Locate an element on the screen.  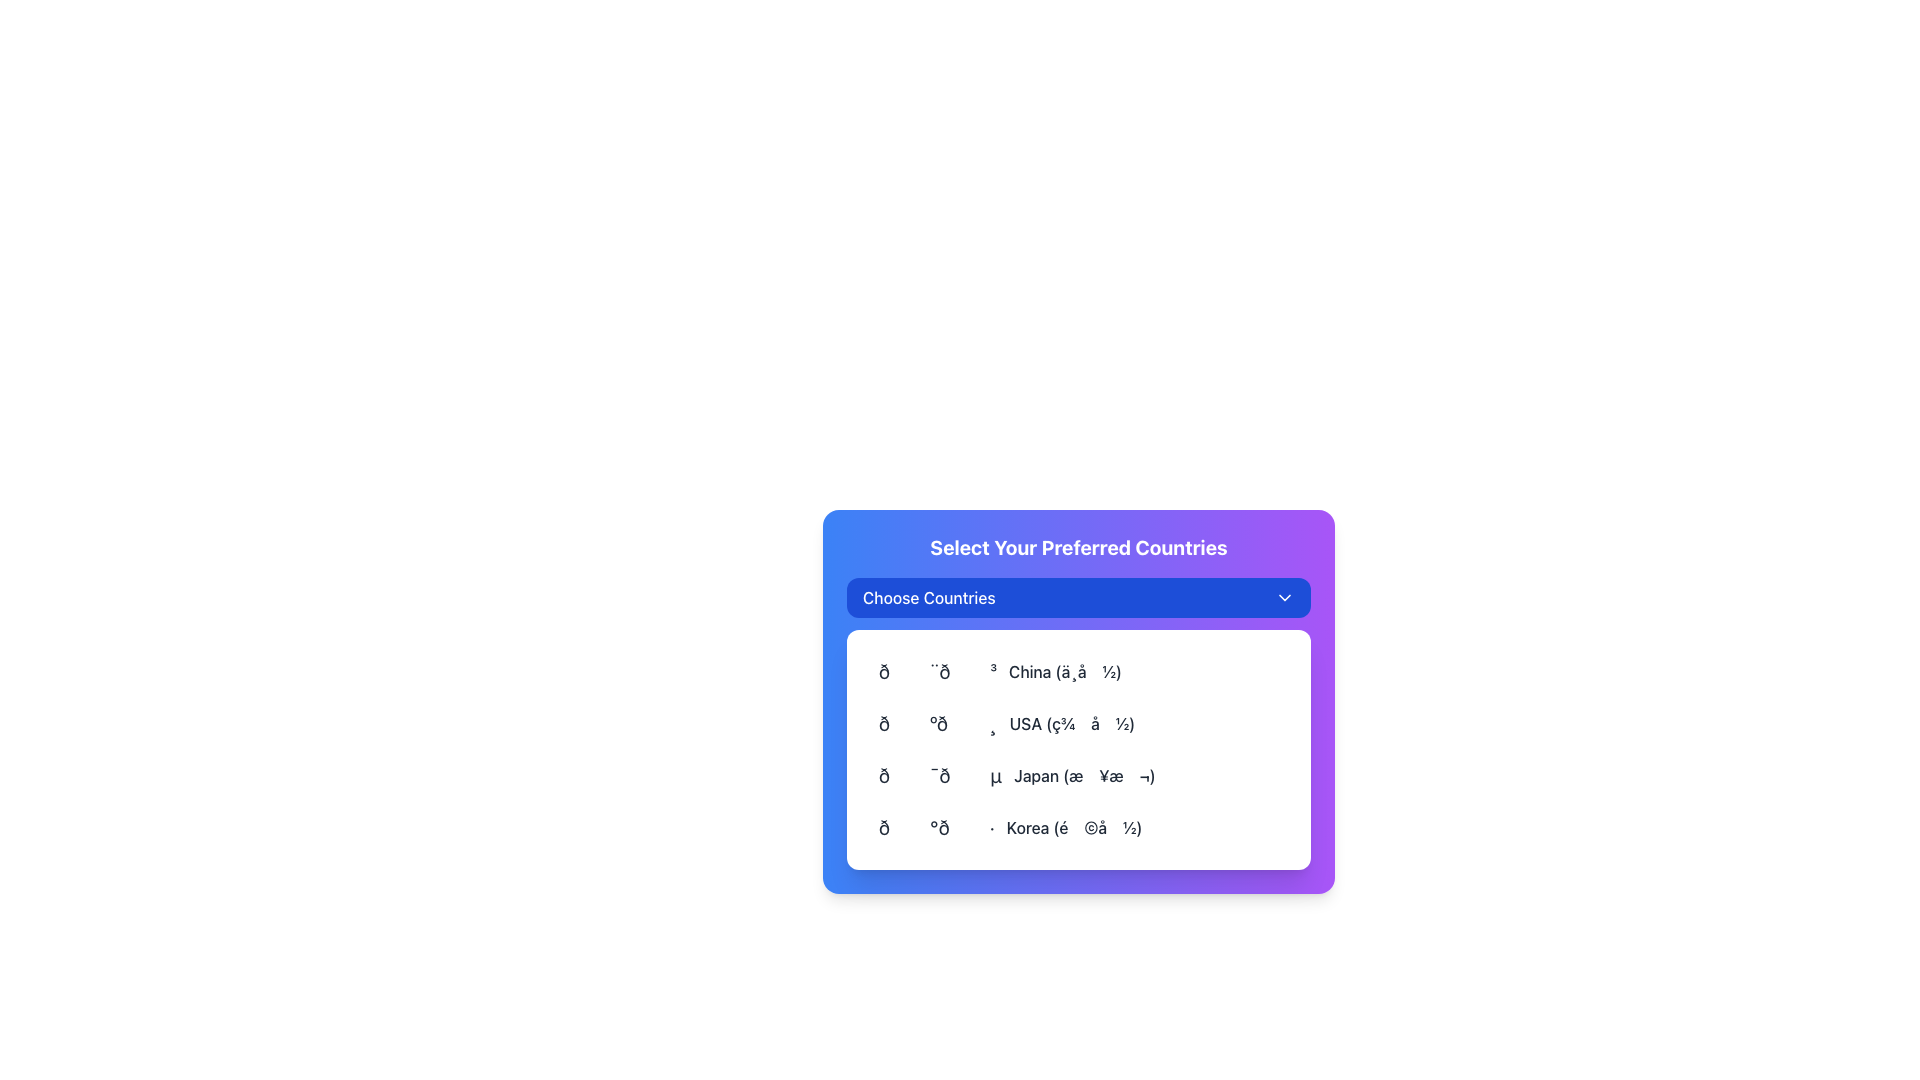
the text labeled 'USA (ç¾美å国)' in the dropdown list is located at coordinates (1071, 724).